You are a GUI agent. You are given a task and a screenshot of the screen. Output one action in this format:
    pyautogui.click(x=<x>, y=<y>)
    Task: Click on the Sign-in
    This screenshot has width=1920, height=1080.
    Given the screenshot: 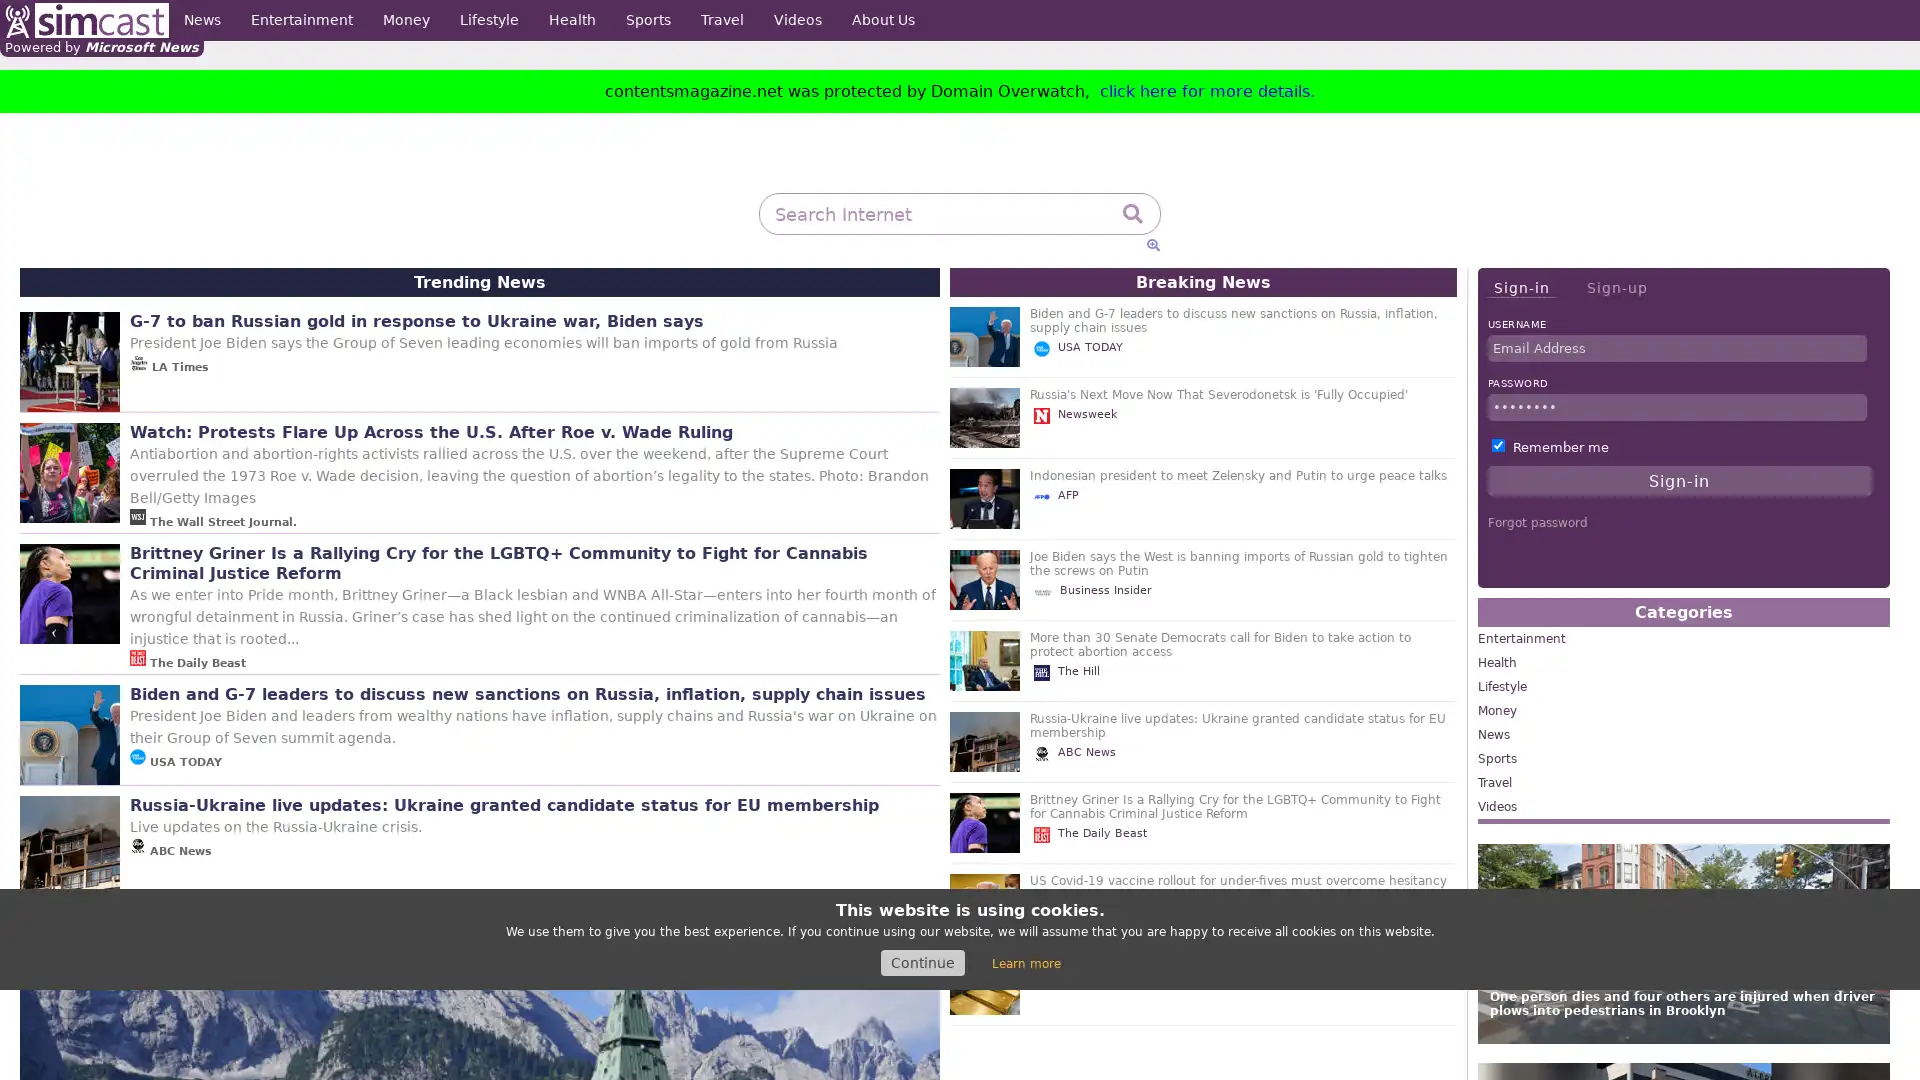 What is the action you would take?
    pyautogui.click(x=1679, y=481)
    